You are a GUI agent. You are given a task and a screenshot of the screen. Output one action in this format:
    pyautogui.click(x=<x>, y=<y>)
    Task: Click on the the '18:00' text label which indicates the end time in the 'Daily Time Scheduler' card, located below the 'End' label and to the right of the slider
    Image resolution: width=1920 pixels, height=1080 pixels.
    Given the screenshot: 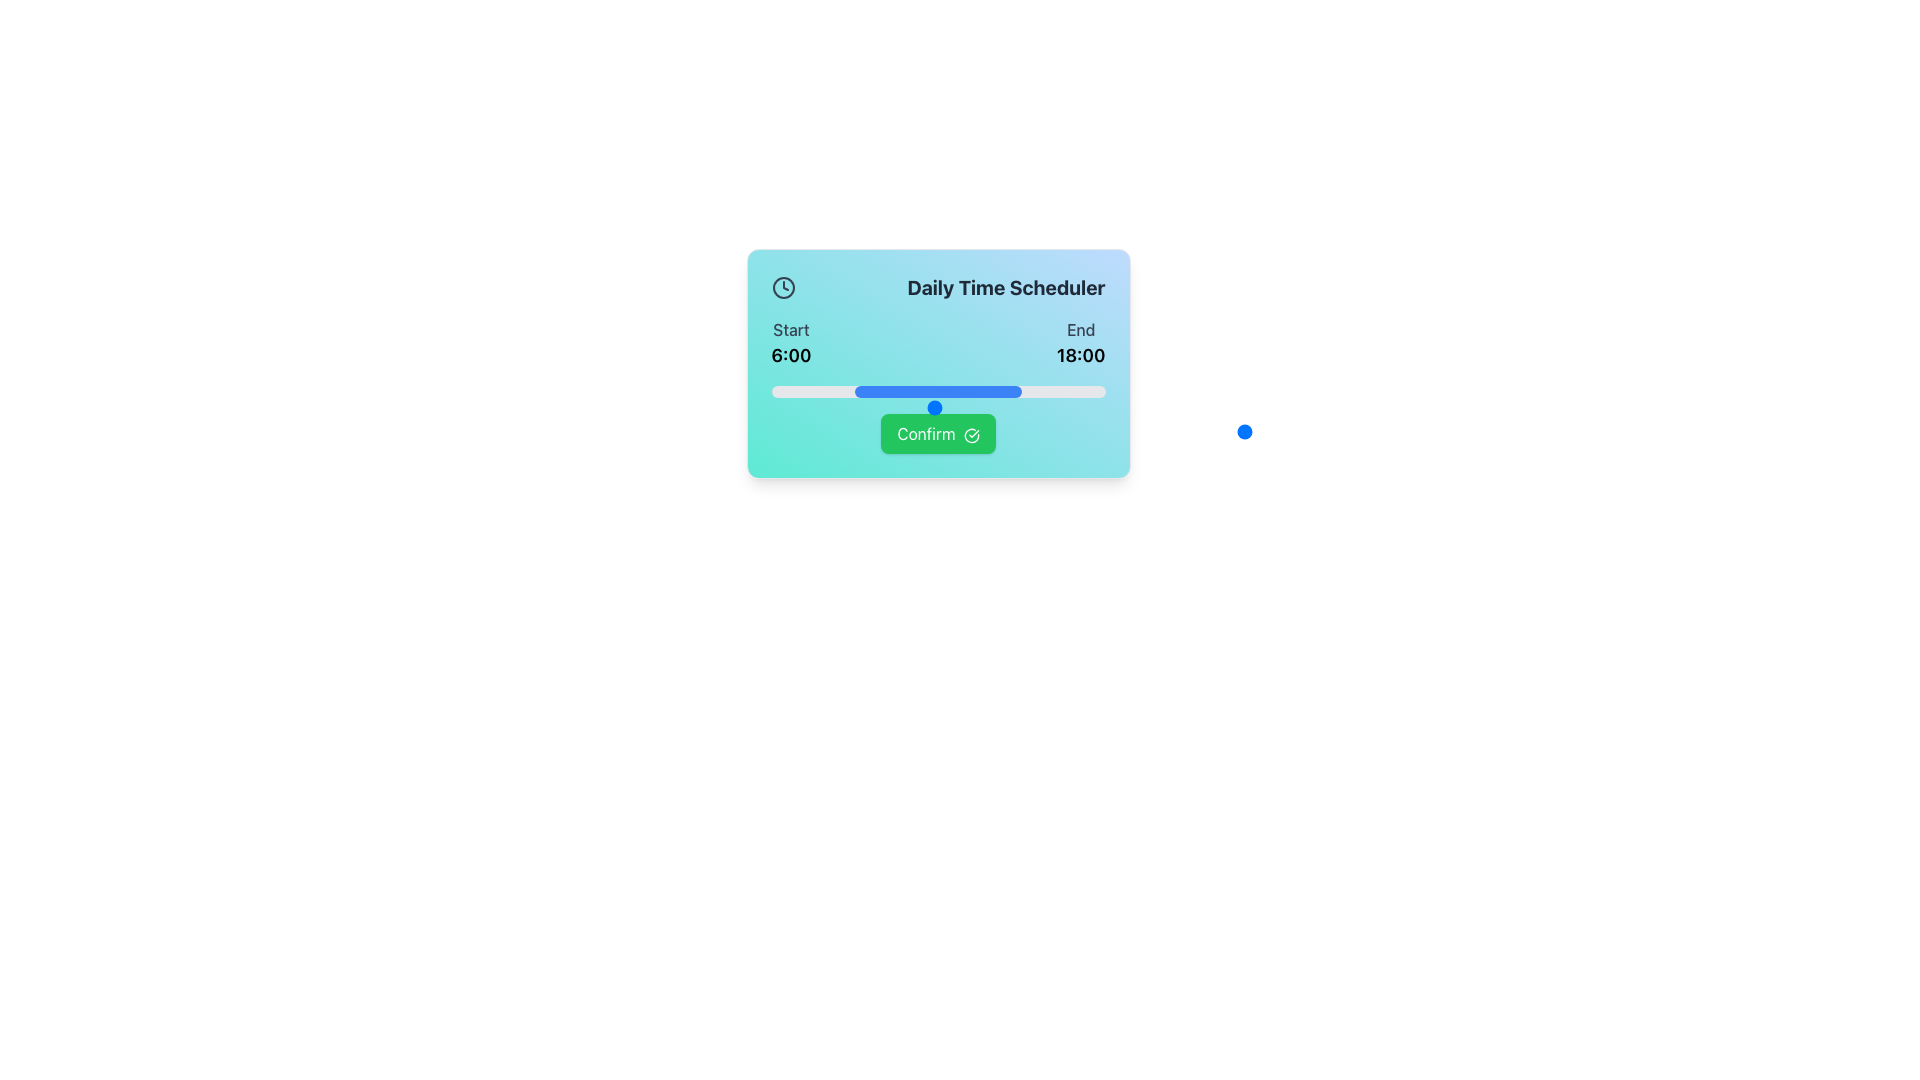 What is the action you would take?
    pyautogui.click(x=1080, y=354)
    